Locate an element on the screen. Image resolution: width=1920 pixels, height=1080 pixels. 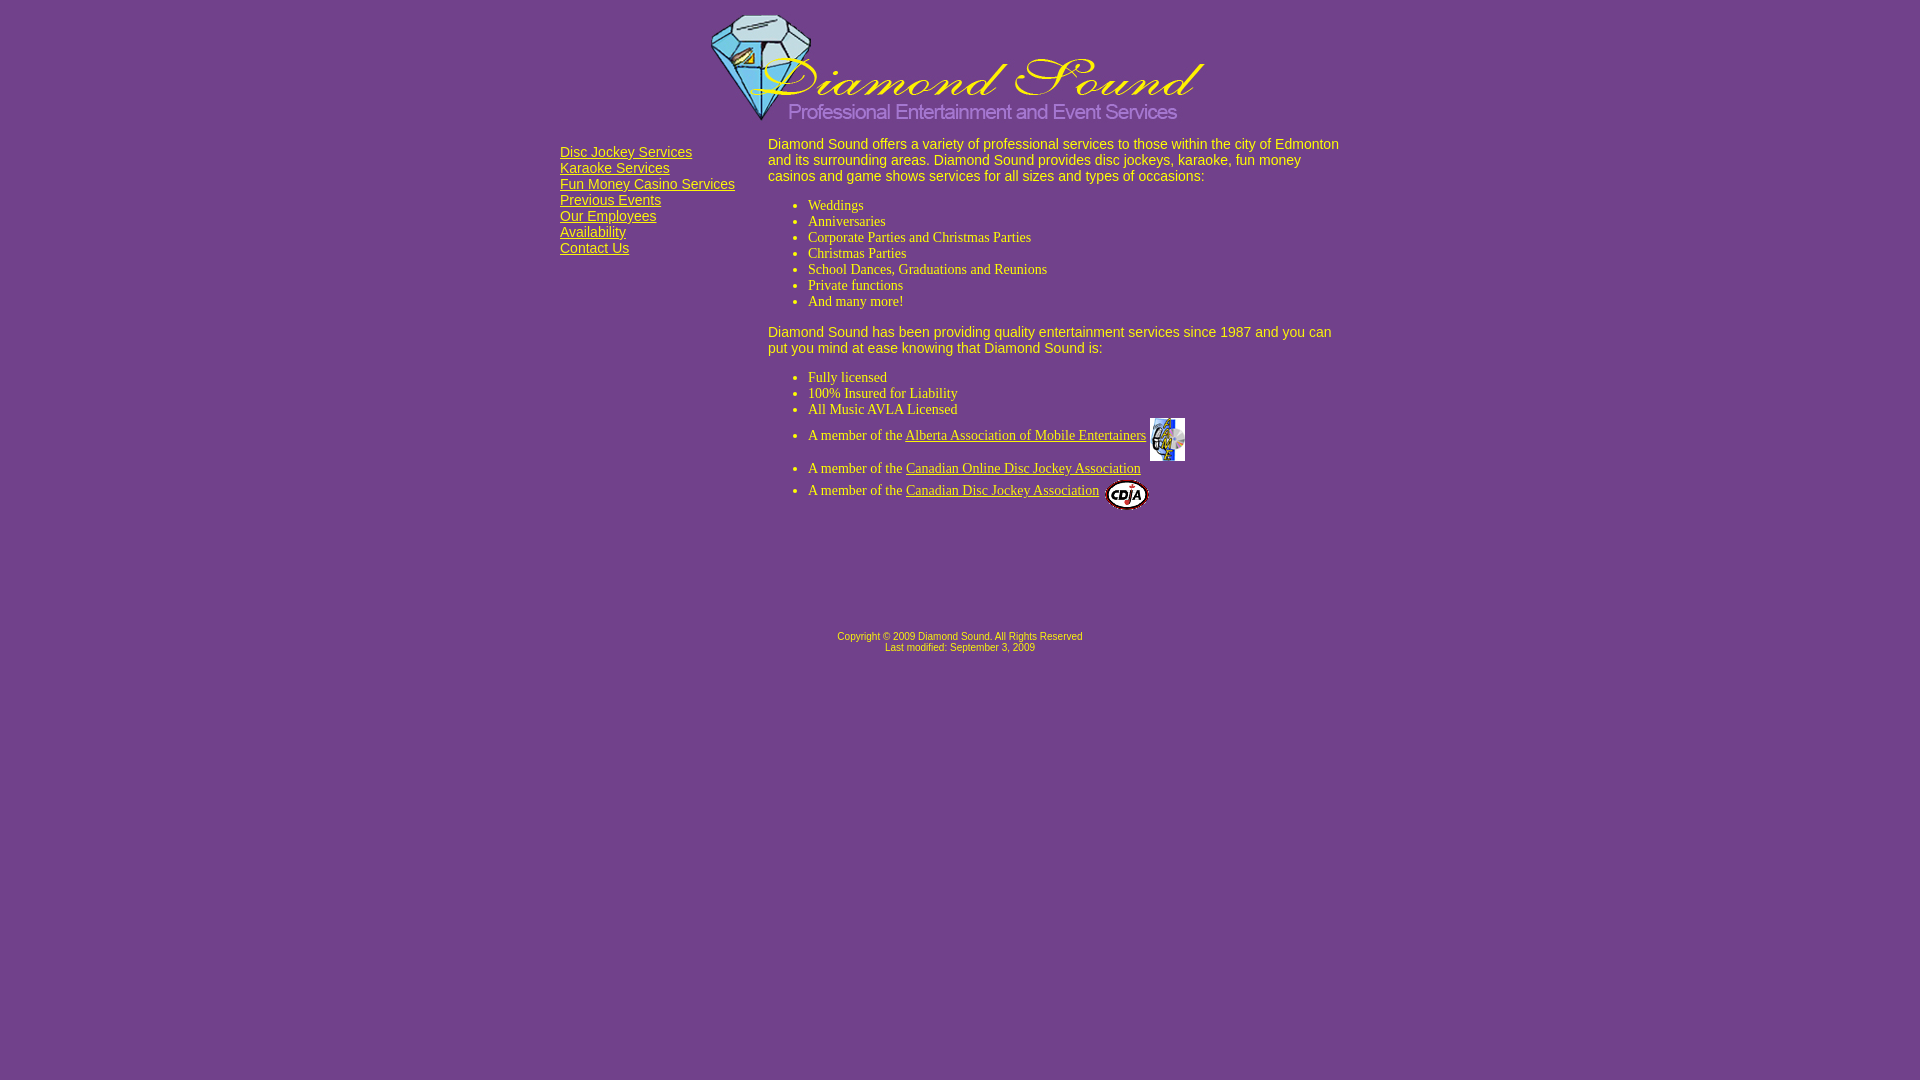
'Contact Us' is located at coordinates (593, 246).